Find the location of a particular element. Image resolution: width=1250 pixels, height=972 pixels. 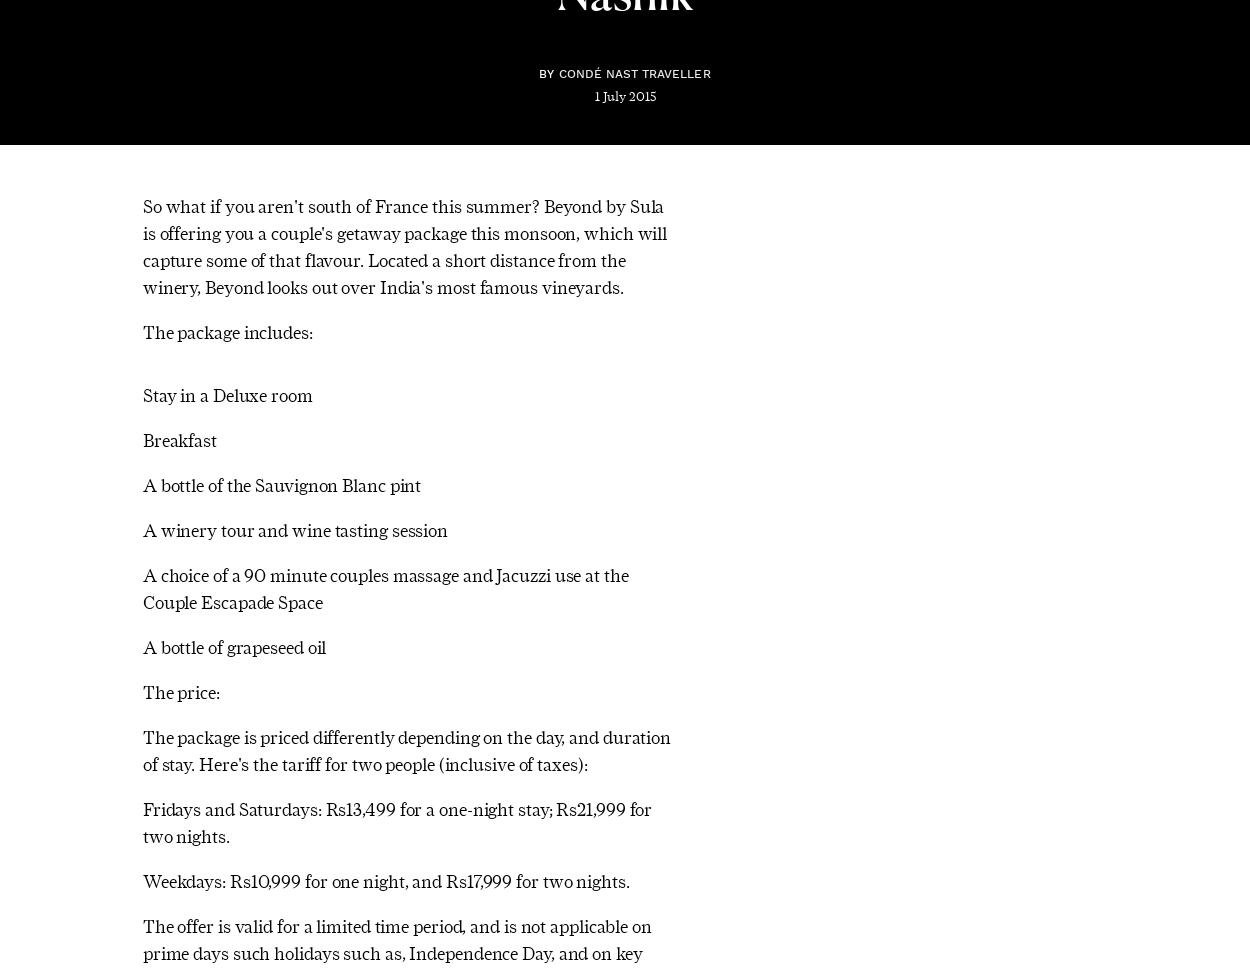

'The package is priced differently depending on the day, and duration of stay. Here's the tariff for two people (inclusive of taxes):' is located at coordinates (142, 749).